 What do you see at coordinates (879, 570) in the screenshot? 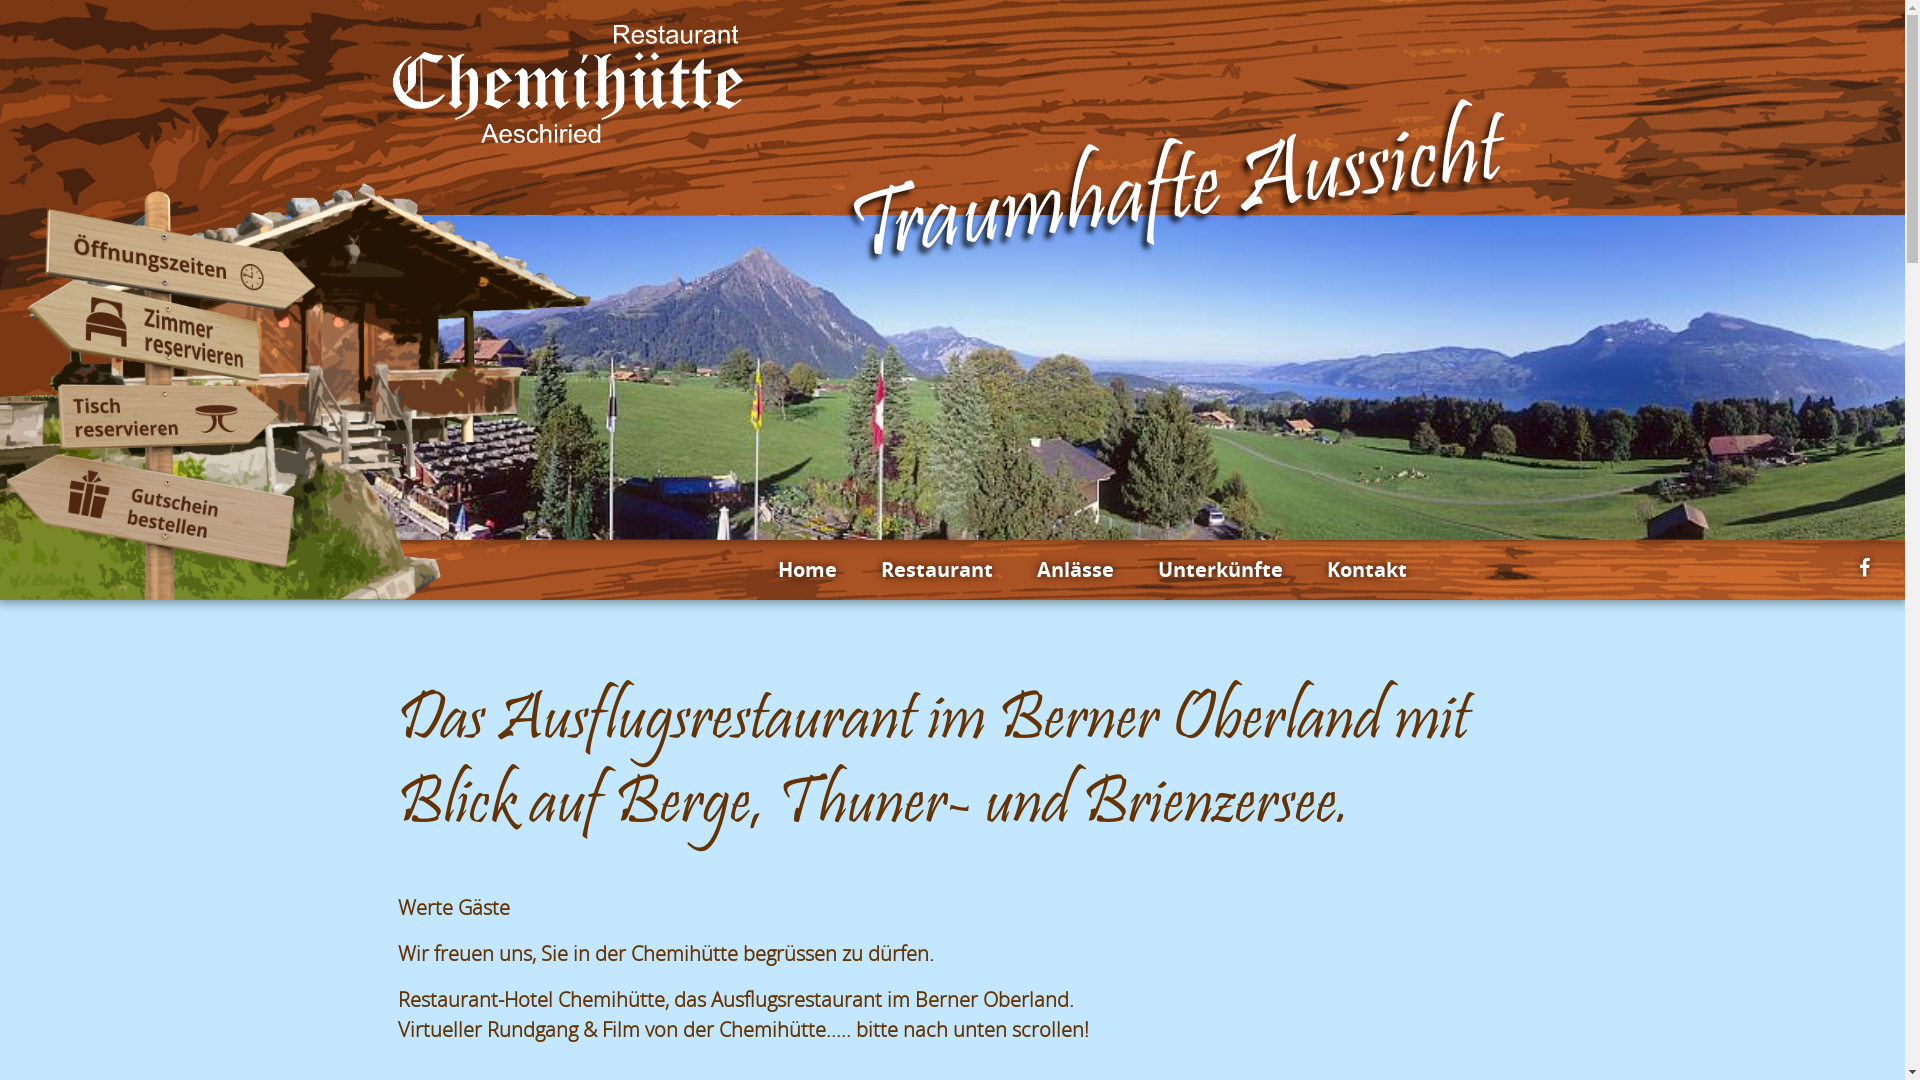
I see `'Restaurant'` at bounding box center [879, 570].